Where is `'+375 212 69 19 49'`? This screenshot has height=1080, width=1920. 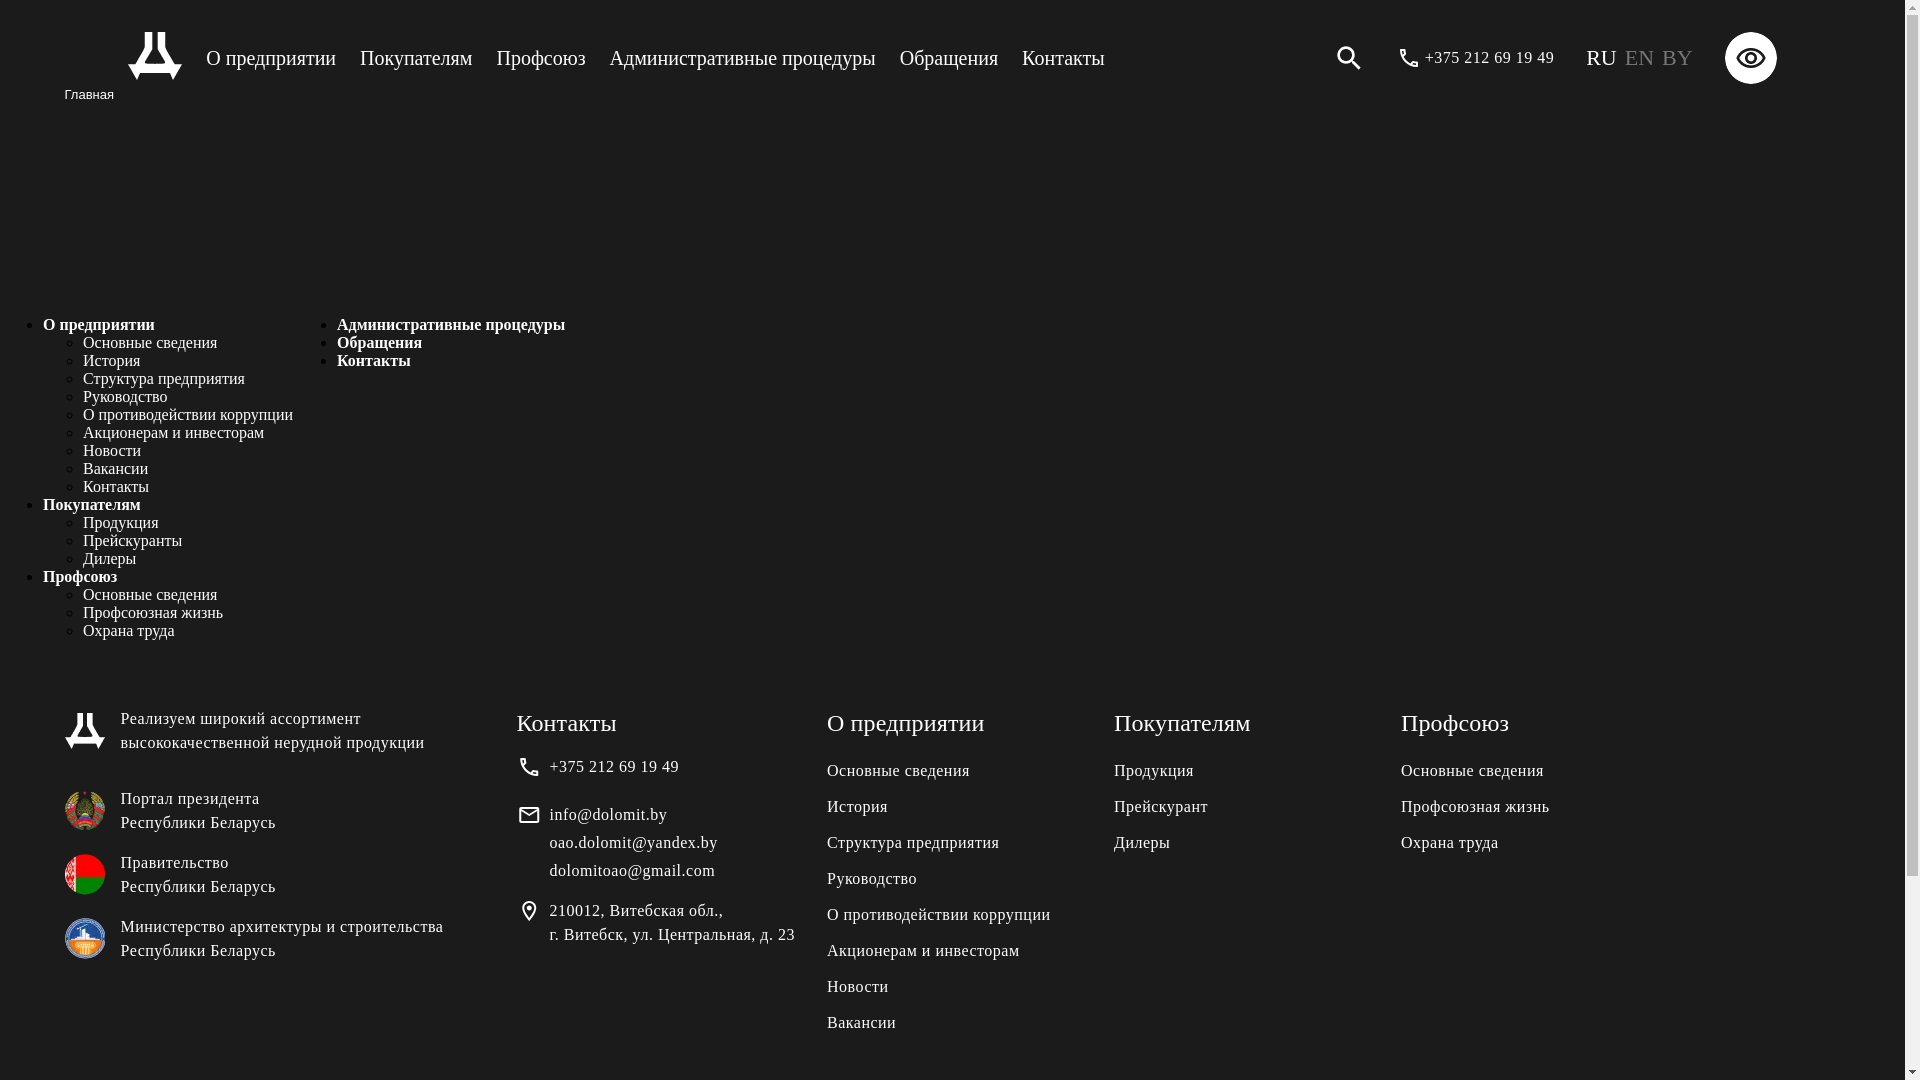 '+375 212 69 19 49' is located at coordinates (1489, 56).